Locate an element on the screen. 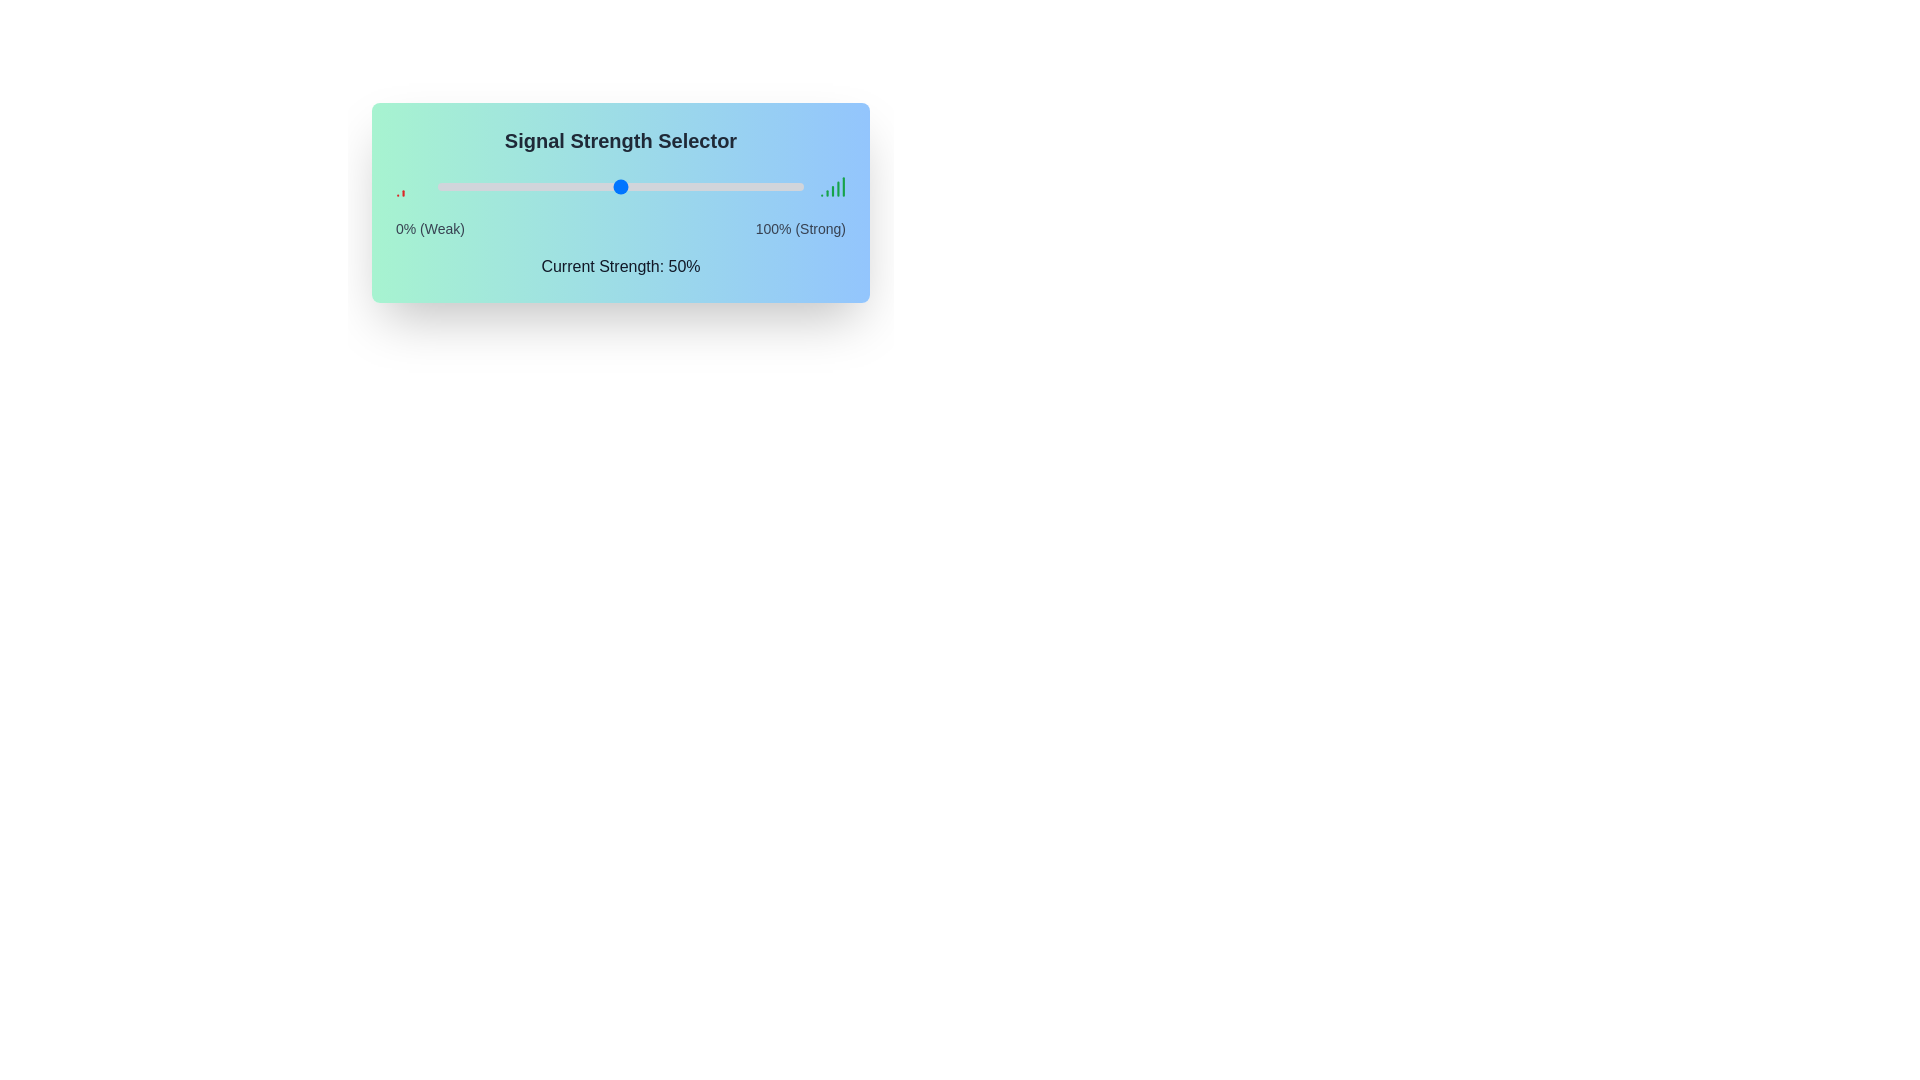 This screenshot has width=1920, height=1080. the signal strength slider to 0% is located at coordinates (436, 186).